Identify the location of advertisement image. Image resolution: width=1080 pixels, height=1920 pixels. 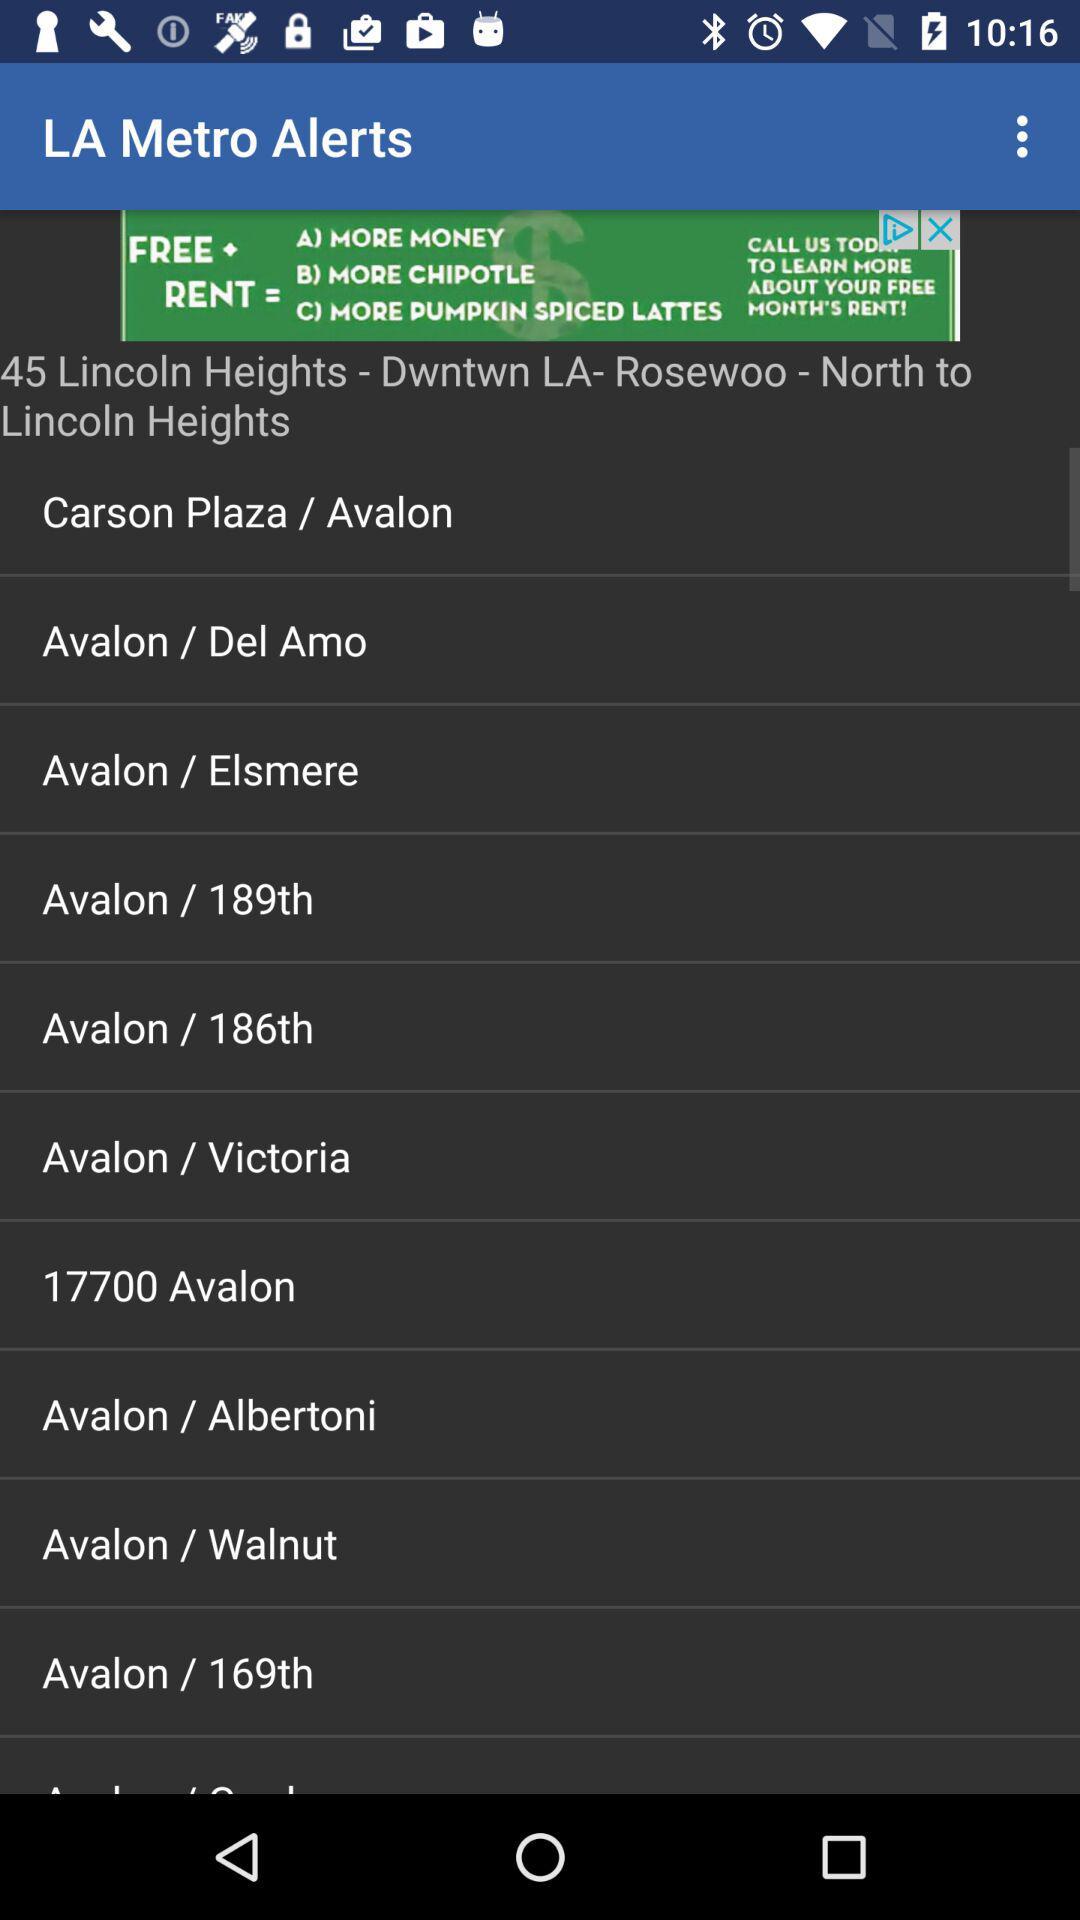
(540, 274).